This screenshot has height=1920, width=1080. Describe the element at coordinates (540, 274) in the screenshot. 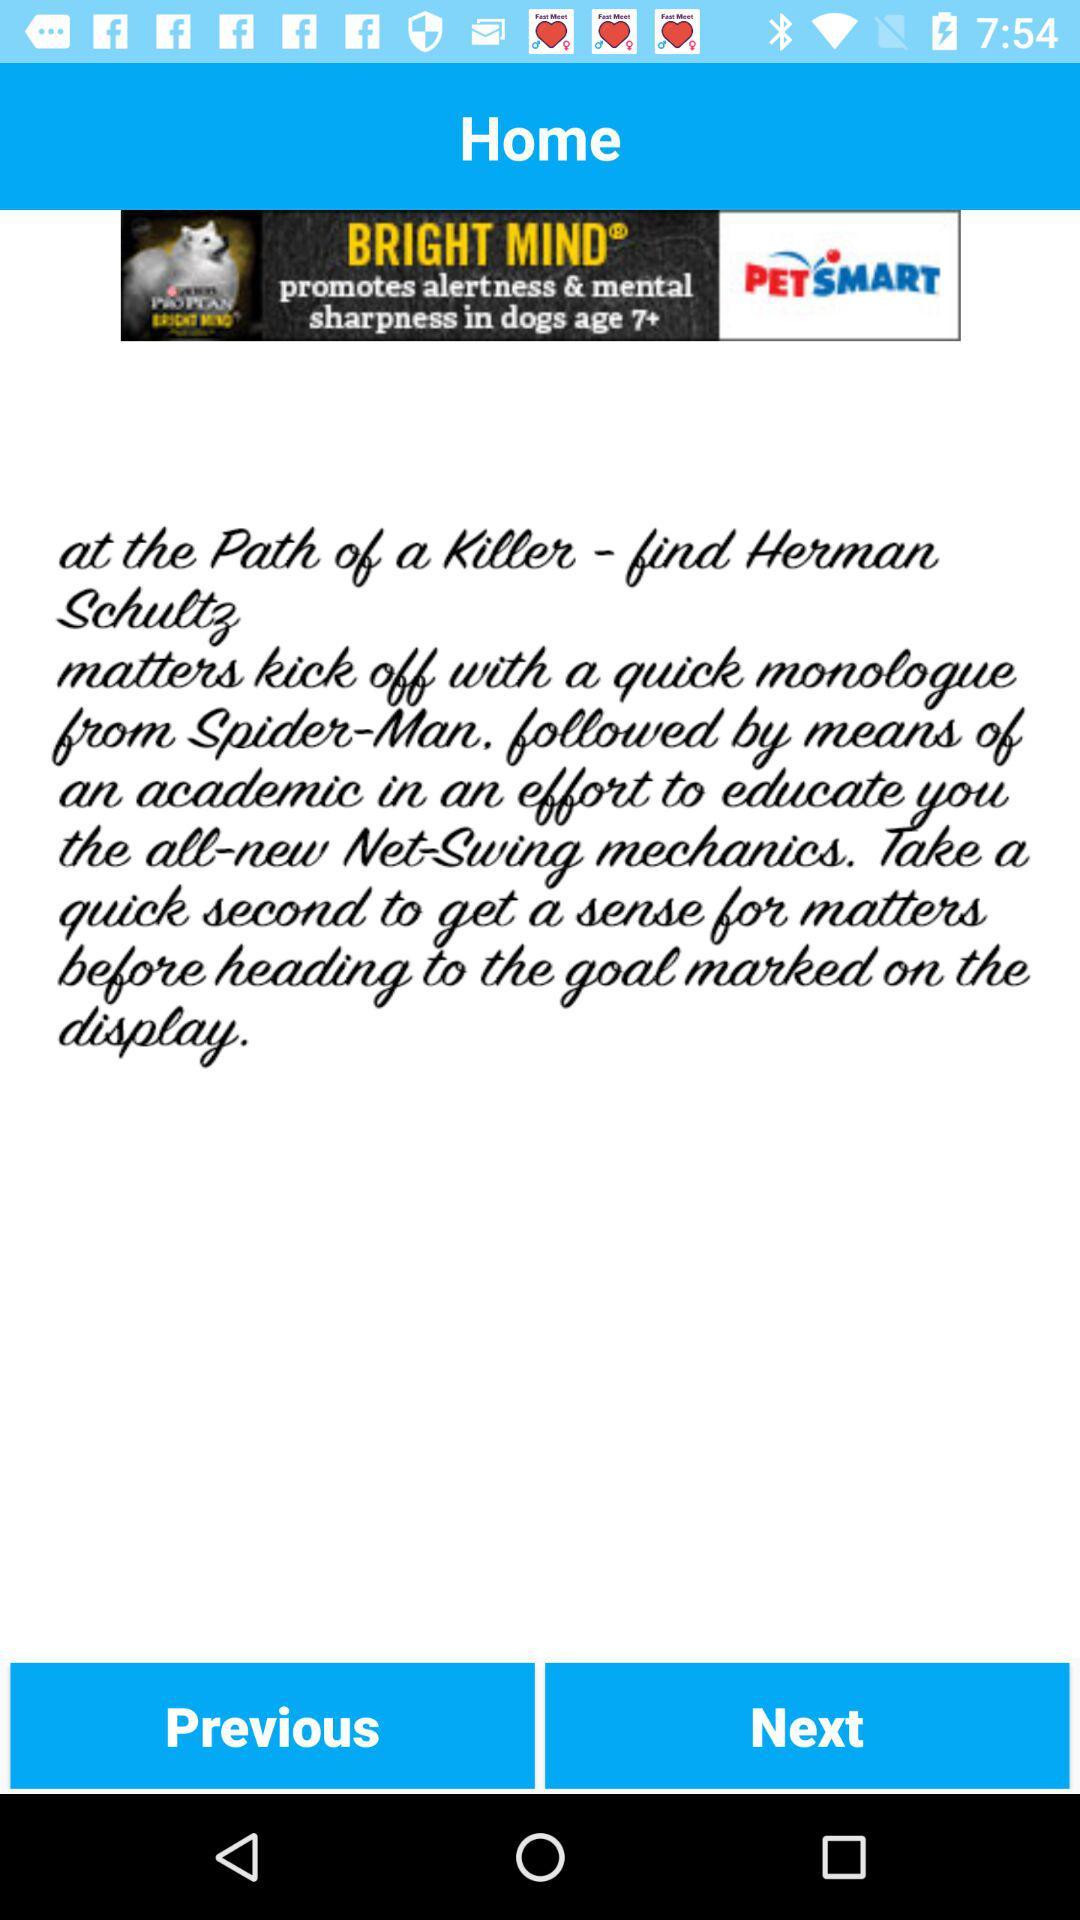

I see `advertisement banner` at that location.